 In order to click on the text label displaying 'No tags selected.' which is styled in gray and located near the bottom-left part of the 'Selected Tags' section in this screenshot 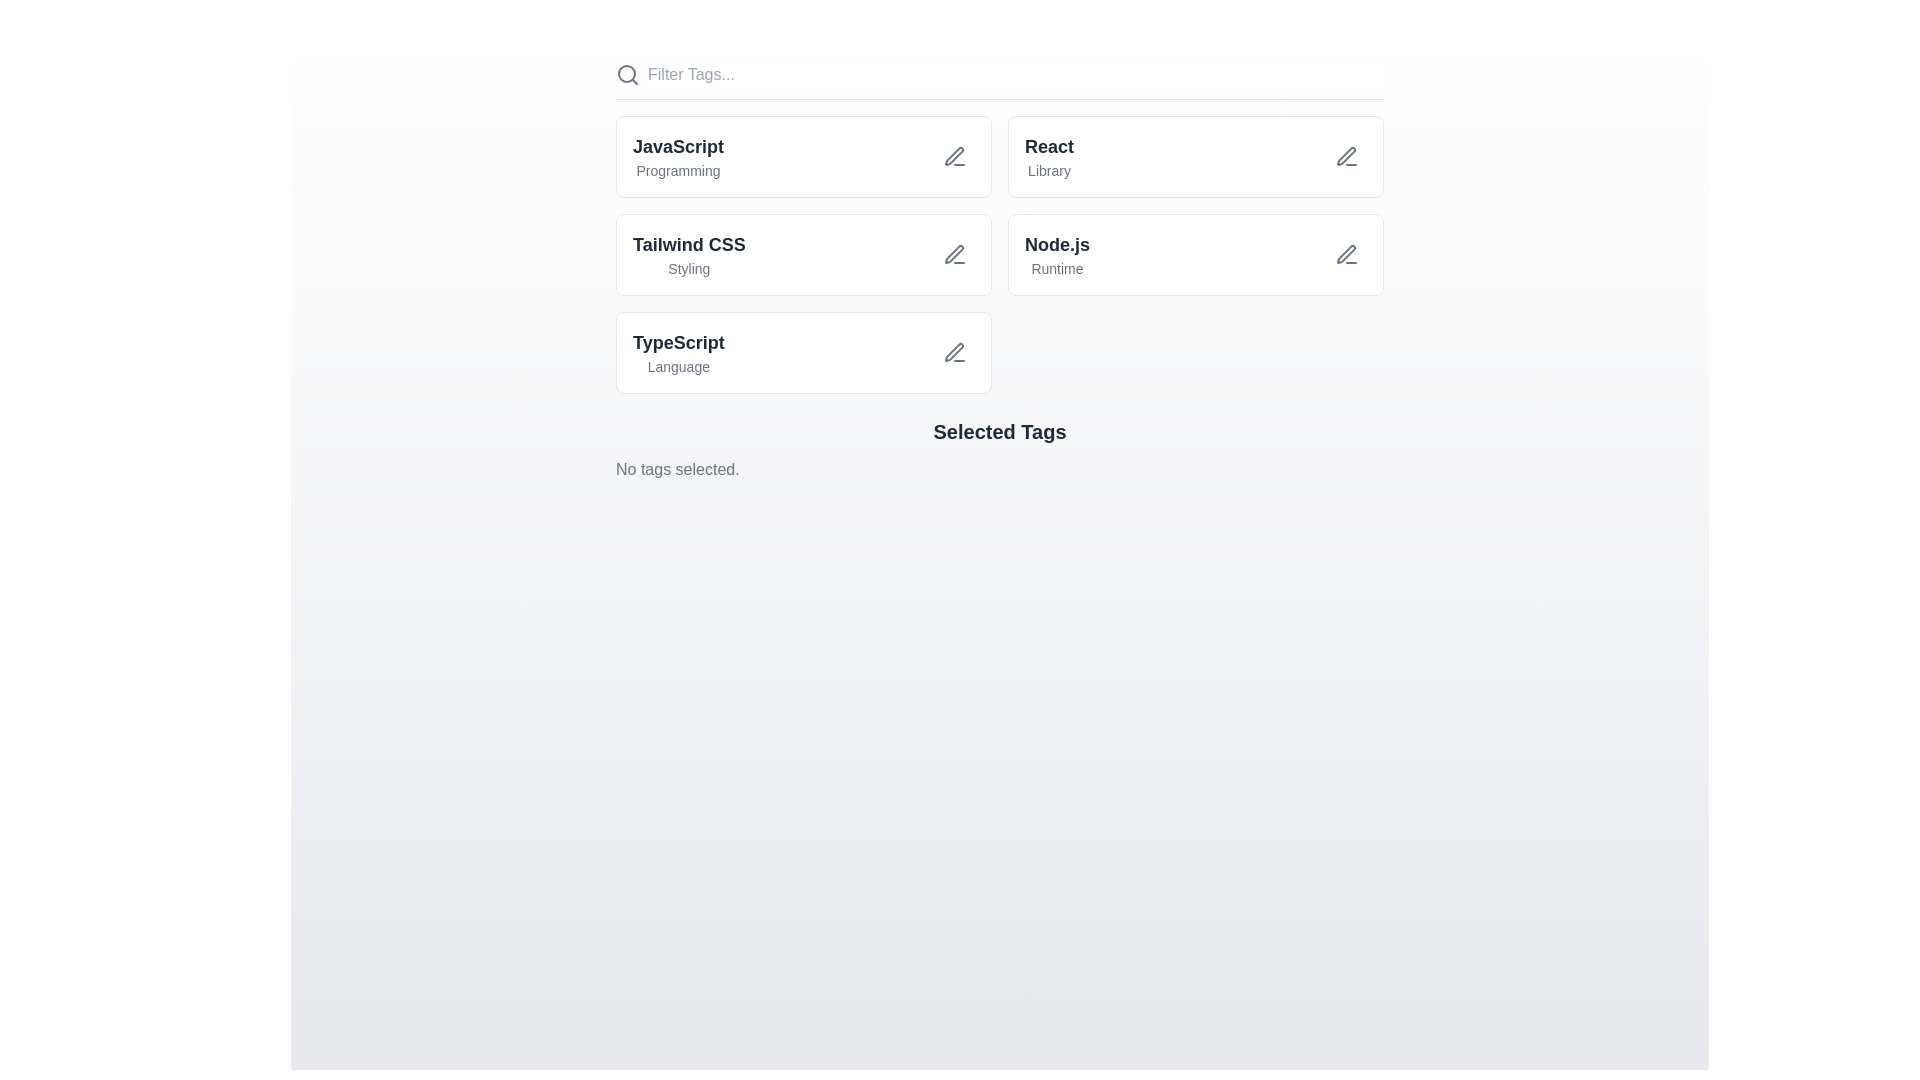, I will do `click(677, 470)`.